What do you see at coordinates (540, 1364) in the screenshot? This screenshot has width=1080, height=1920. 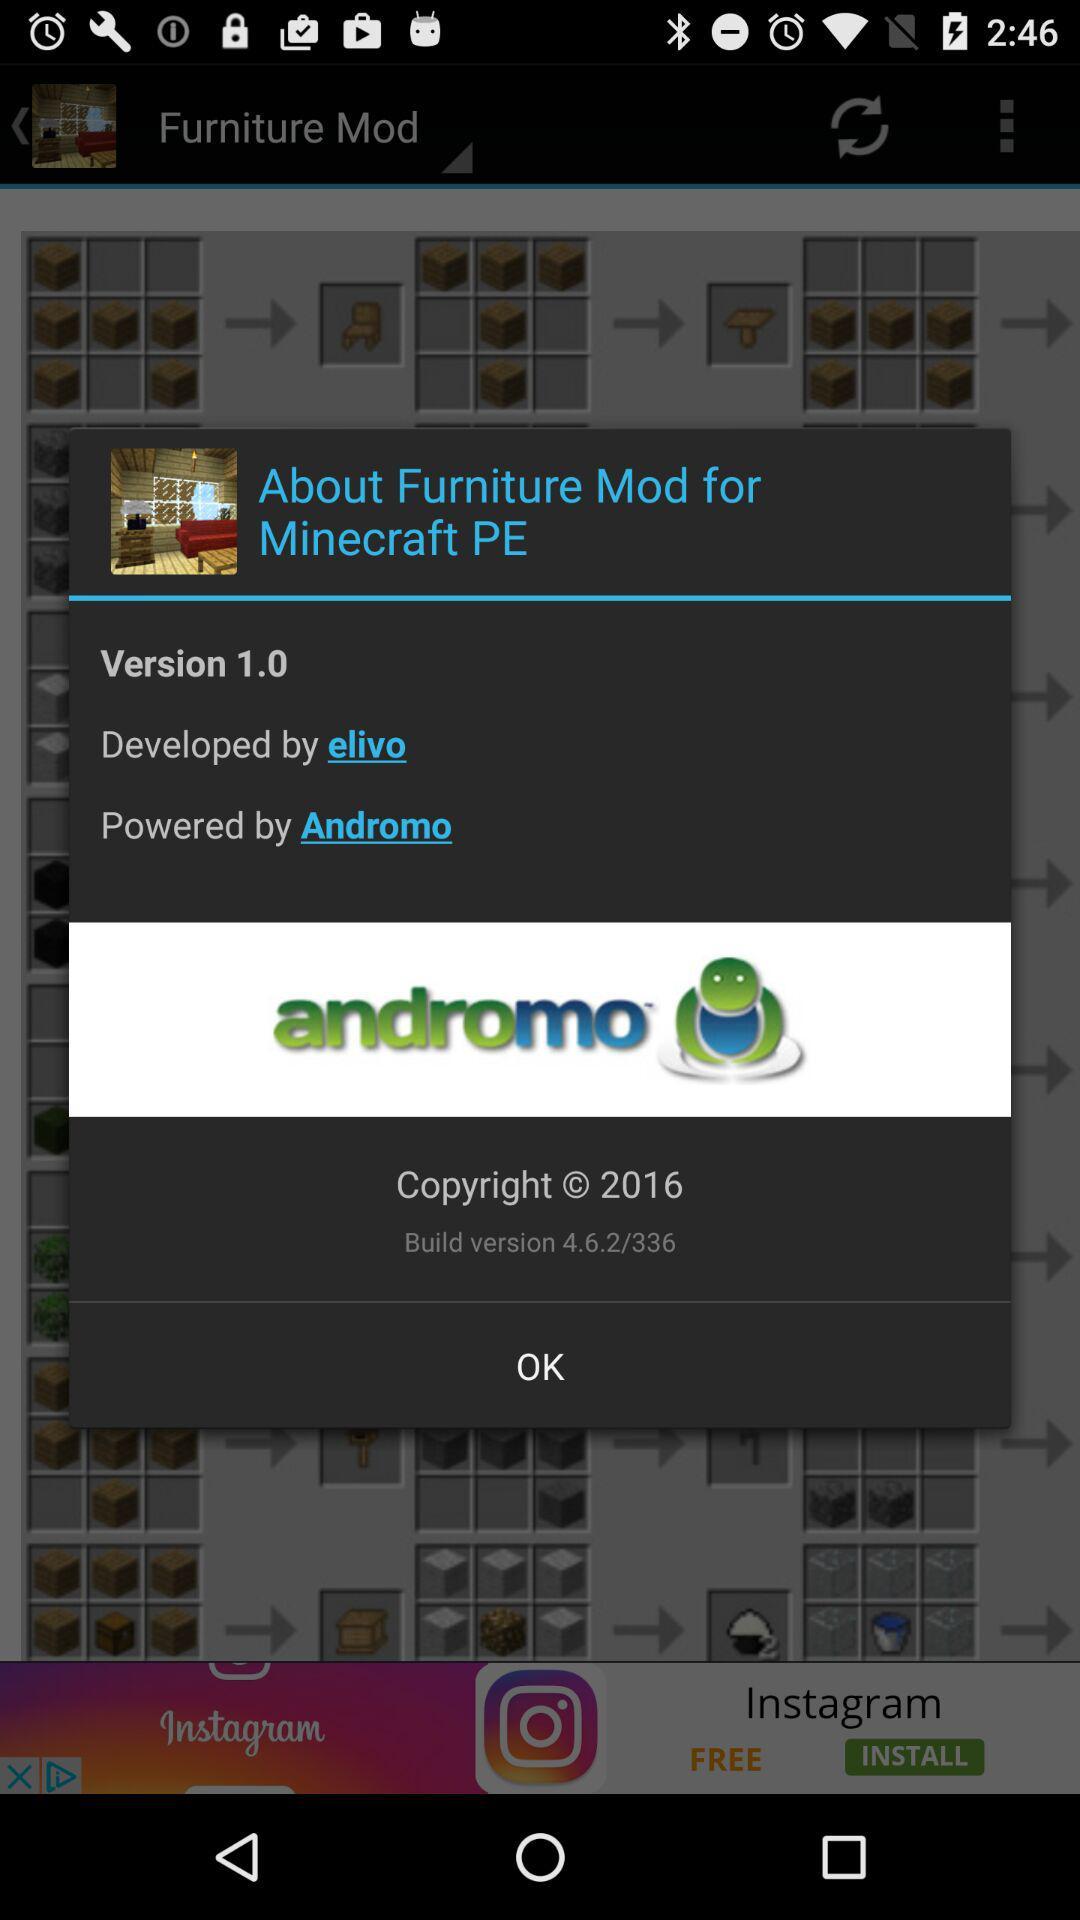 I see `the ok` at bounding box center [540, 1364].